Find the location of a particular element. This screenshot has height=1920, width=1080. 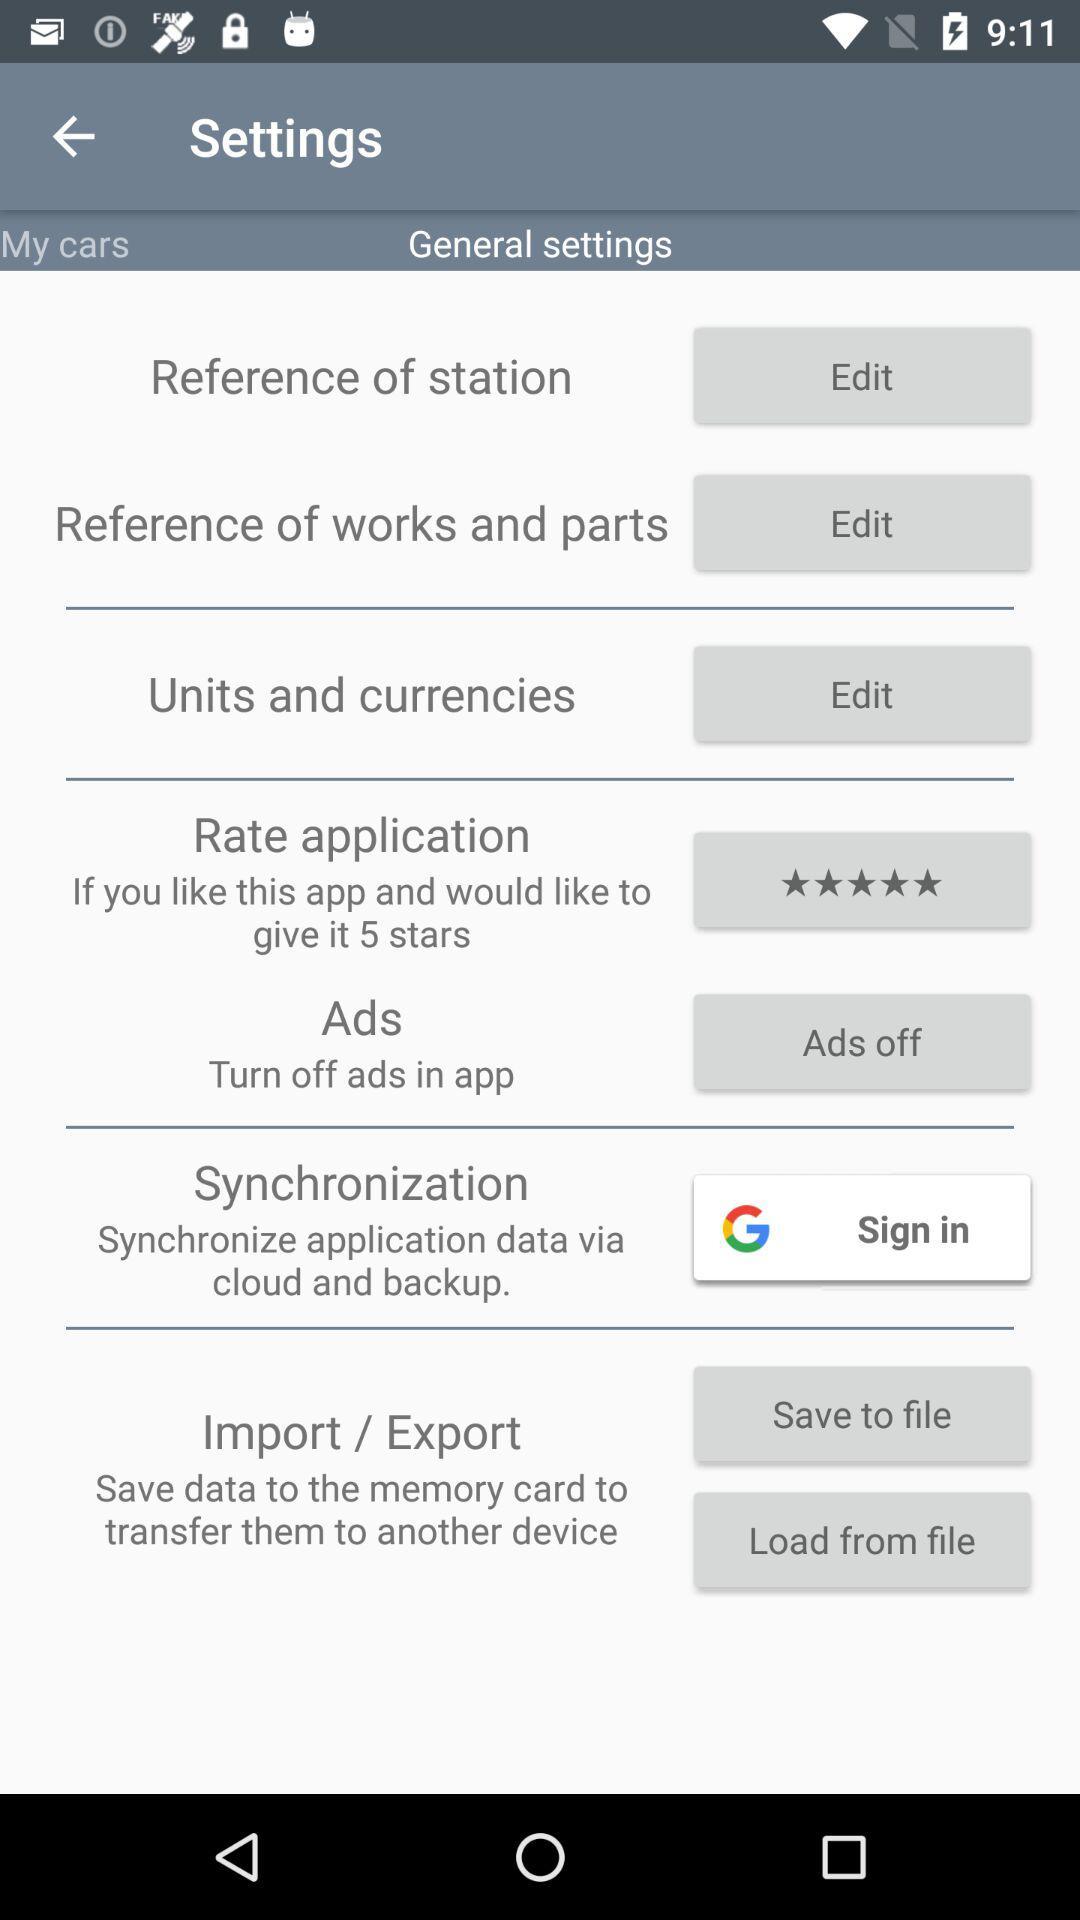

the item above ads off is located at coordinates (860, 879).